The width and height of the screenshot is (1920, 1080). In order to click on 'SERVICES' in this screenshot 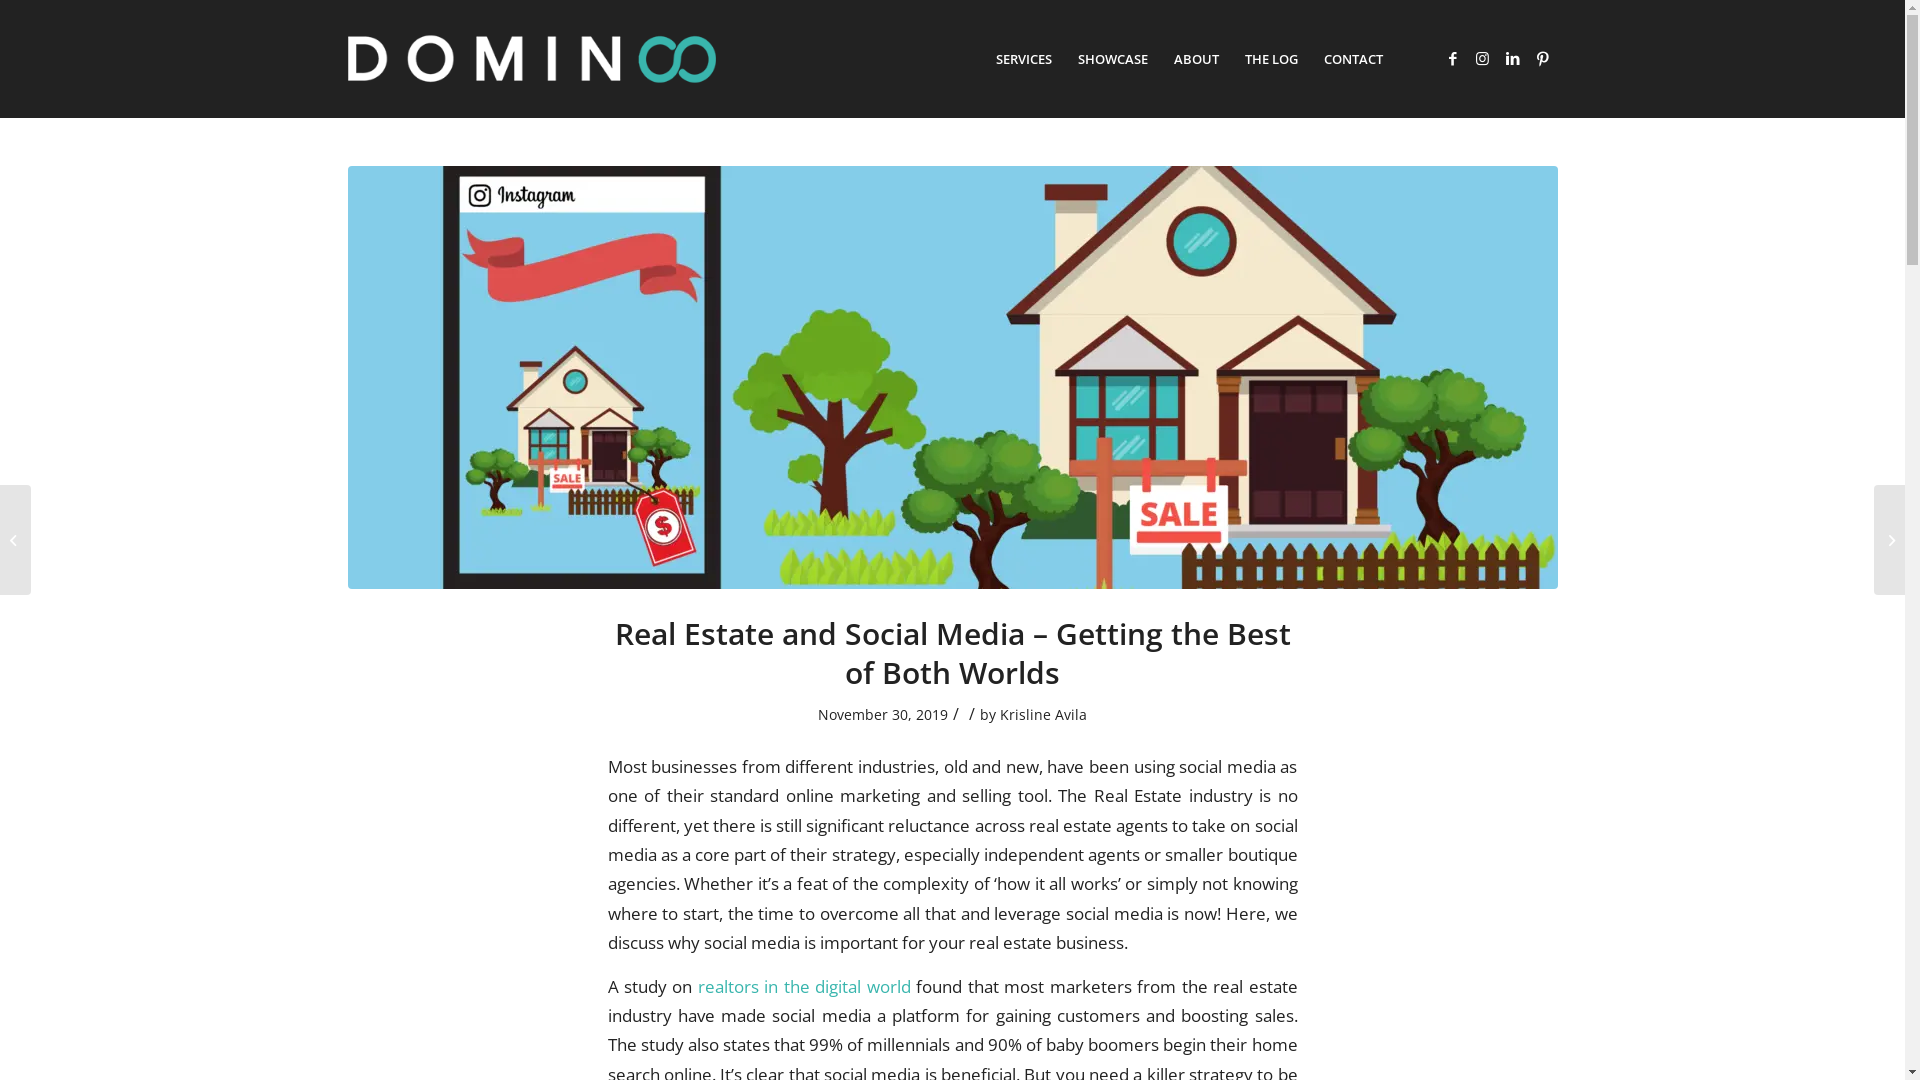, I will do `click(1022, 57)`.